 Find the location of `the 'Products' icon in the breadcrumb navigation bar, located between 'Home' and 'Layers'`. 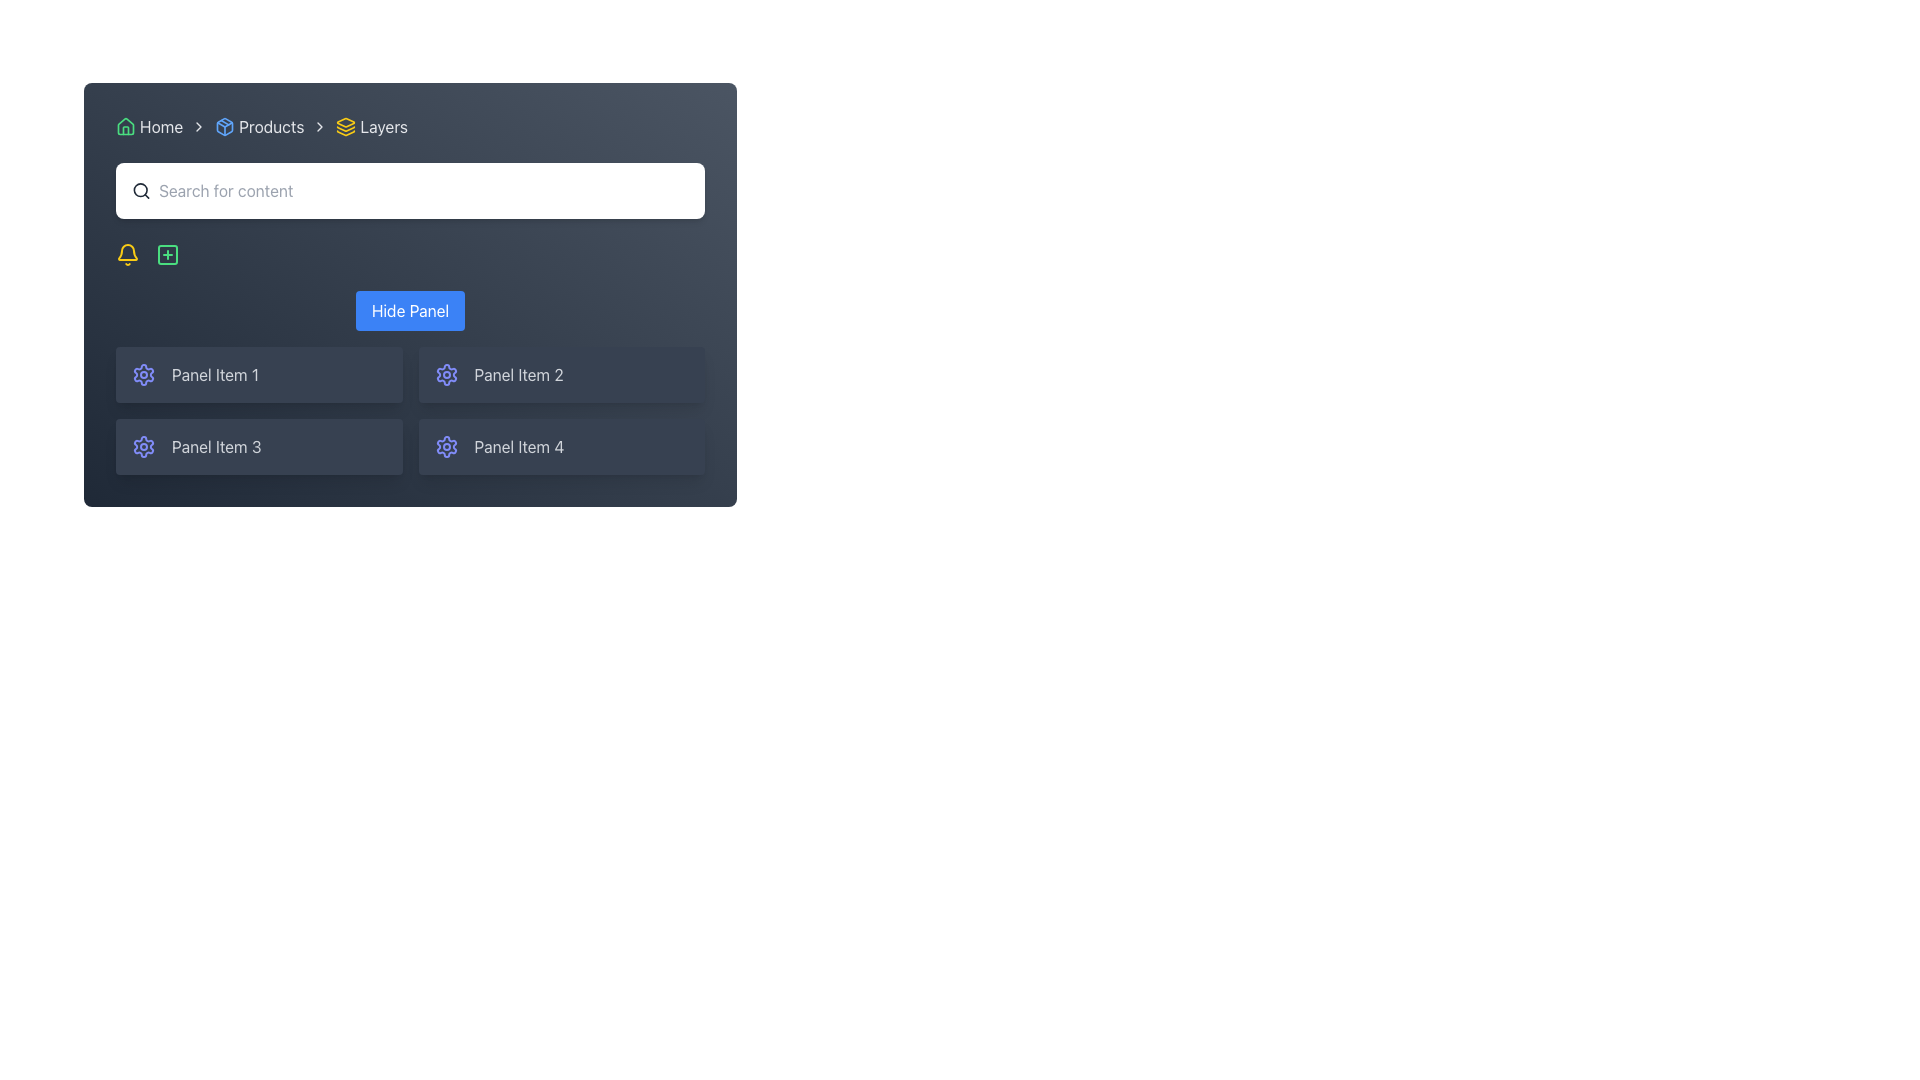

the 'Products' icon in the breadcrumb navigation bar, located between 'Home' and 'Layers' is located at coordinates (225, 127).